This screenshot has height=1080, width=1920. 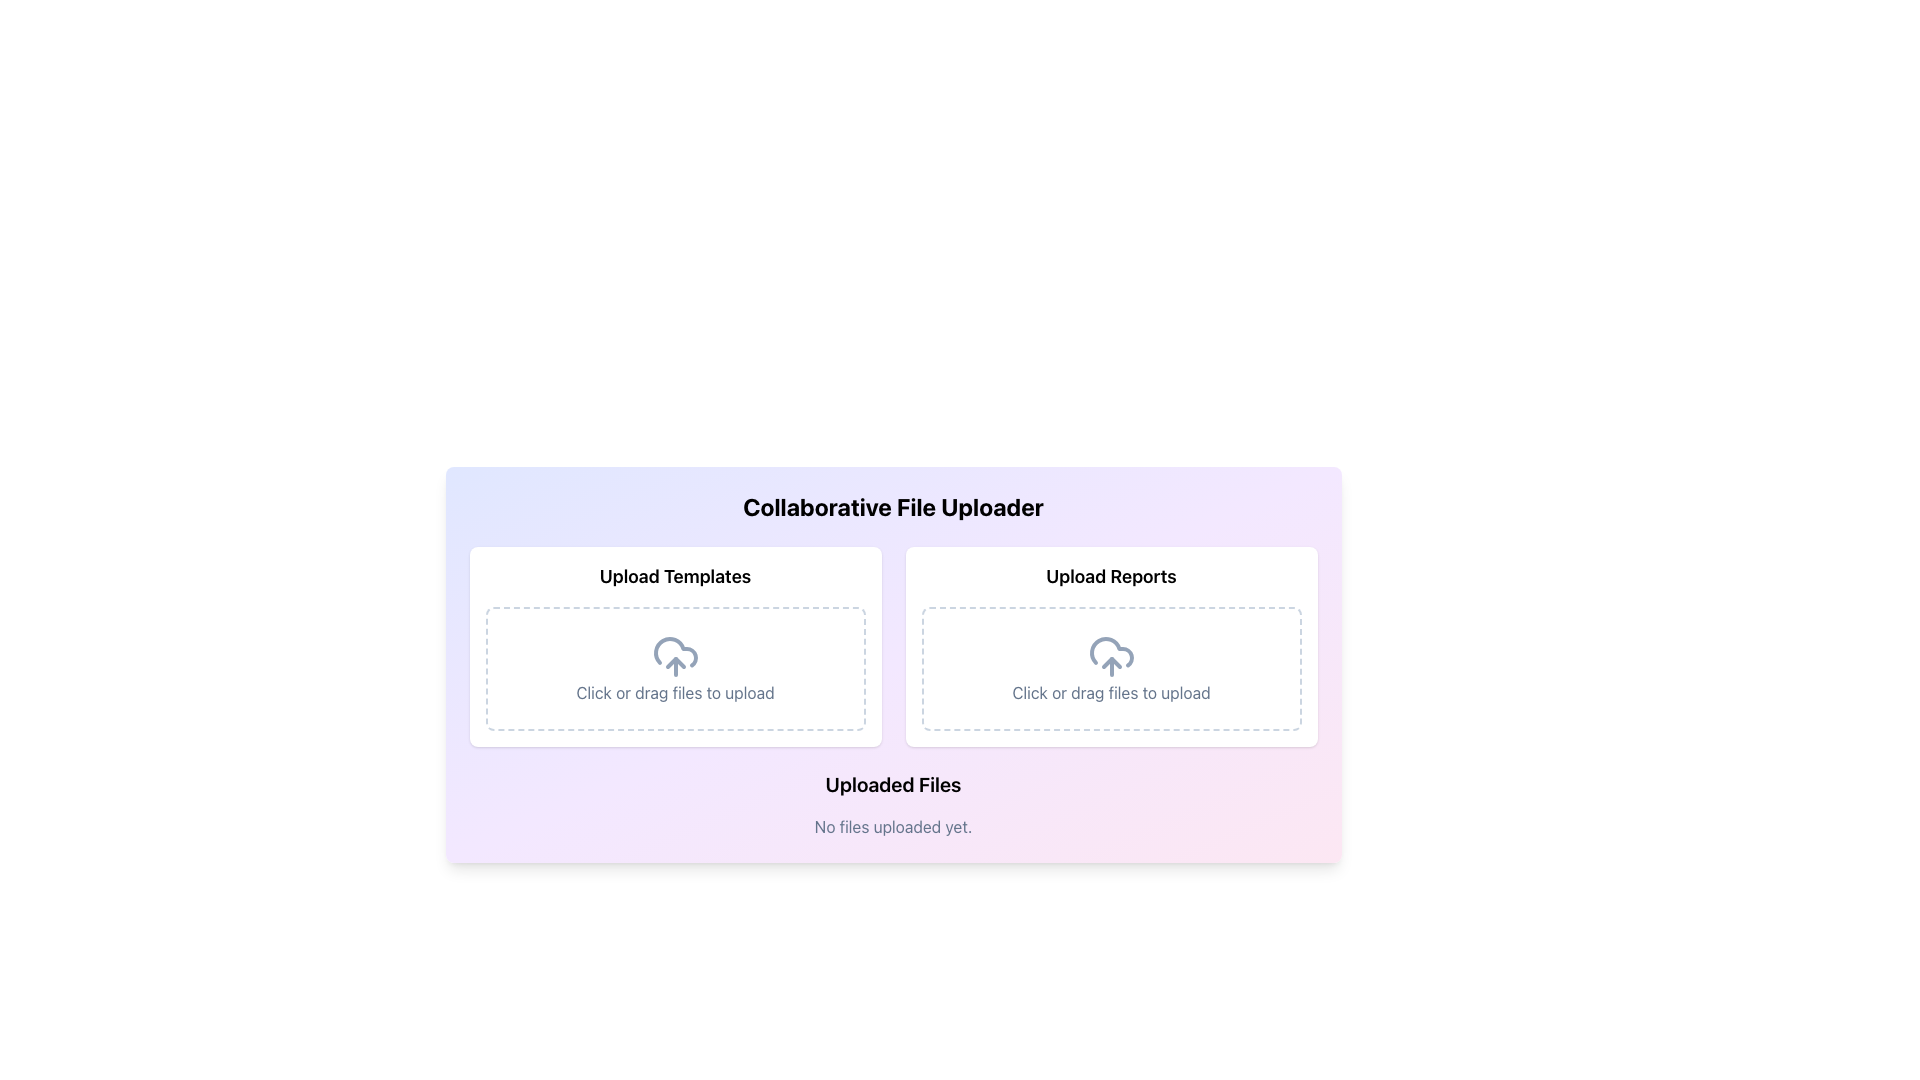 What do you see at coordinates (1110, 577) in the screenshot?
I see `the static text header that labels the section for uploading reports, positioned at the top-center of the second card under 'Collaborative File Uploader'` at bounding box center [1110, 577].